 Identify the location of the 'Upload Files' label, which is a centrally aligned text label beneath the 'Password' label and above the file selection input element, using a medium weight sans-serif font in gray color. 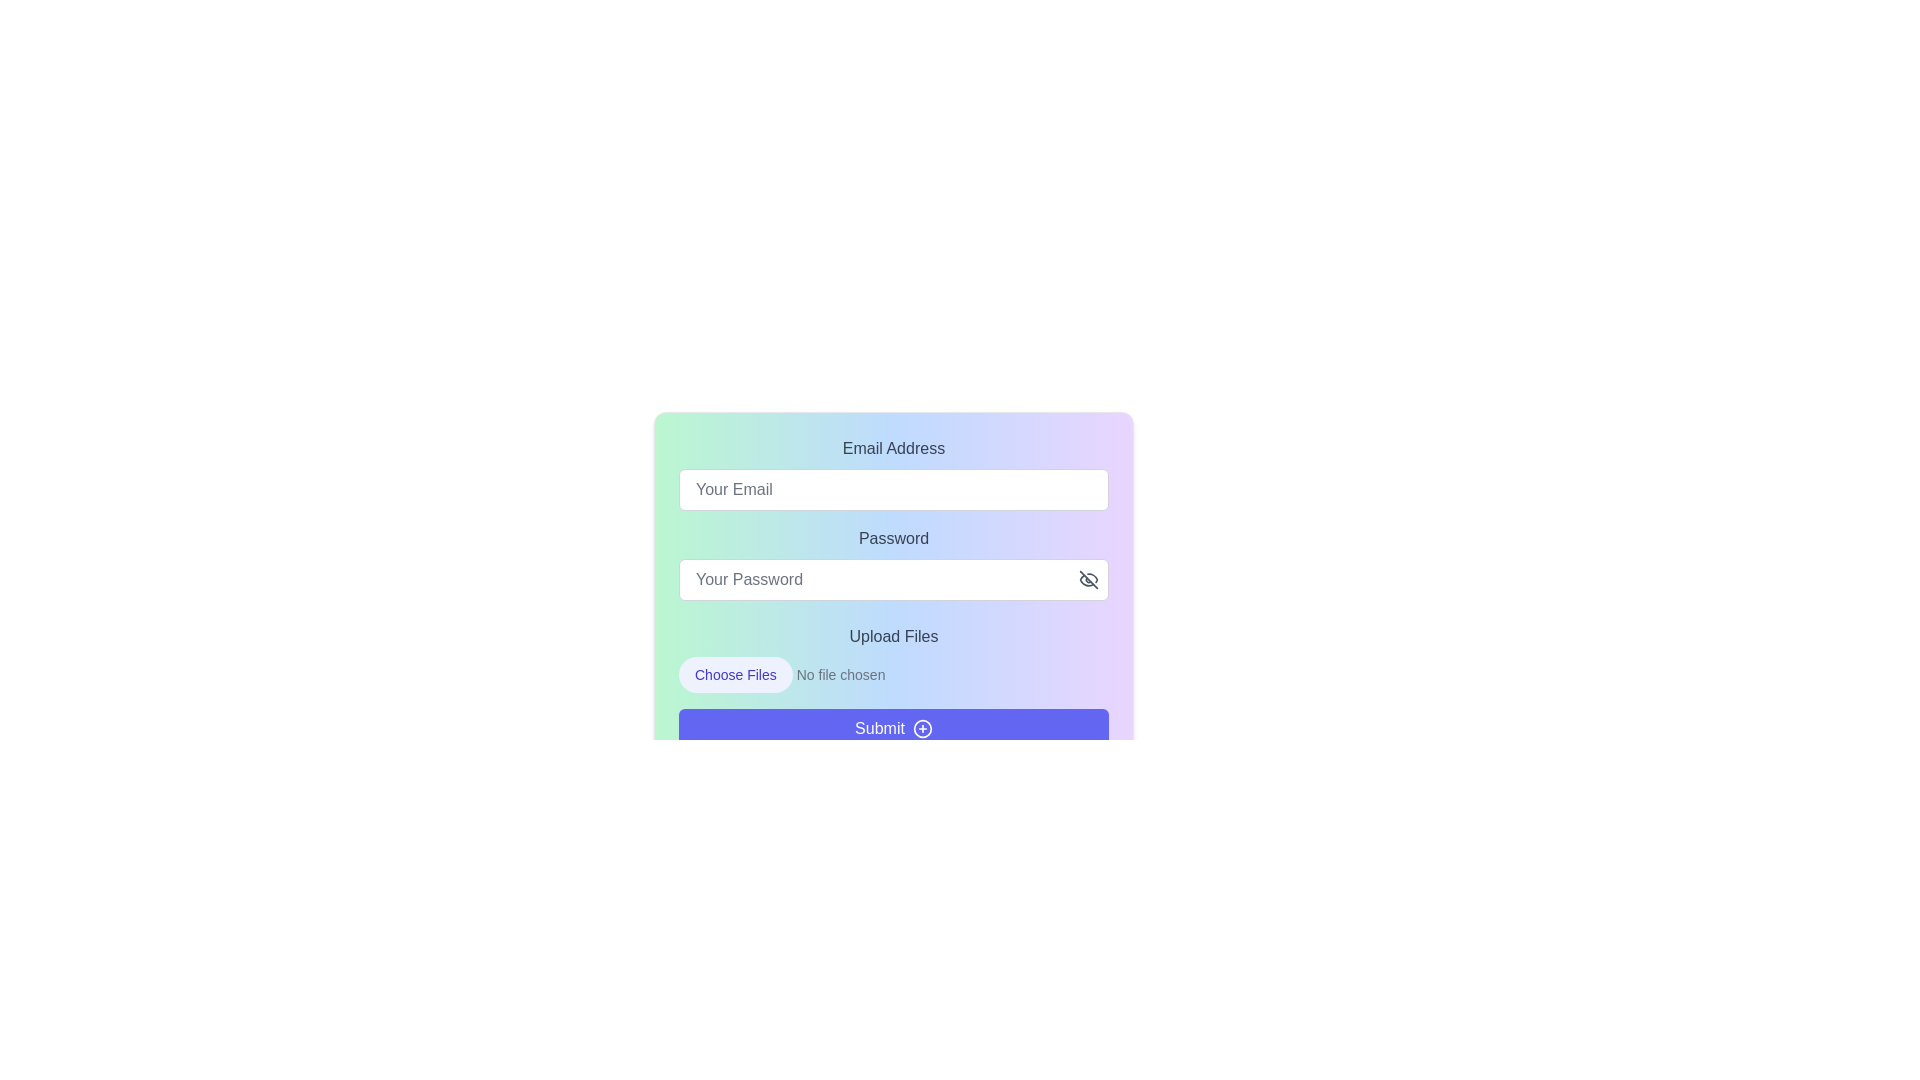
(892, 636).